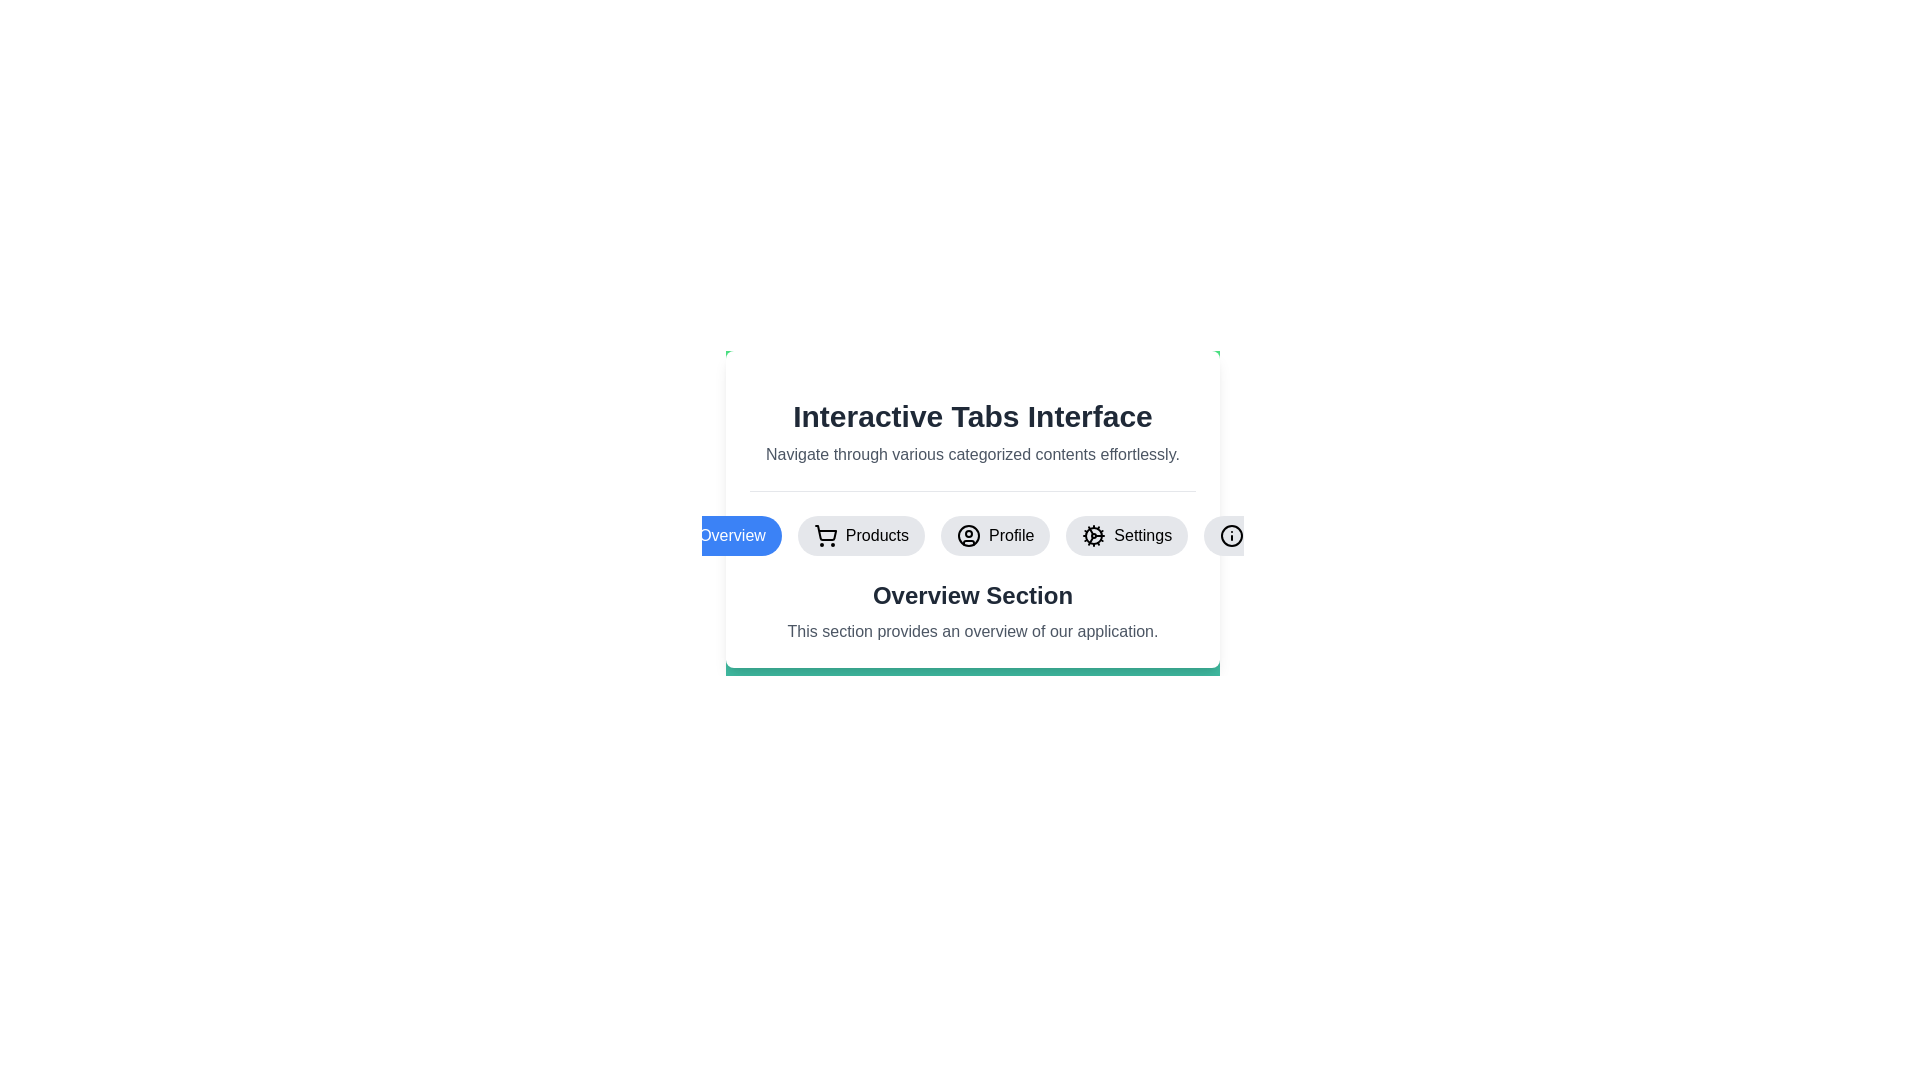  What do you see at coordinates (861, 535) in the screenshot?
I see `the 'Products' navigation button, which features a black shopping cart icon and the label 'Products' on a slightly gray background, to observe the visual transition effect` at bounding box center [861, 535].